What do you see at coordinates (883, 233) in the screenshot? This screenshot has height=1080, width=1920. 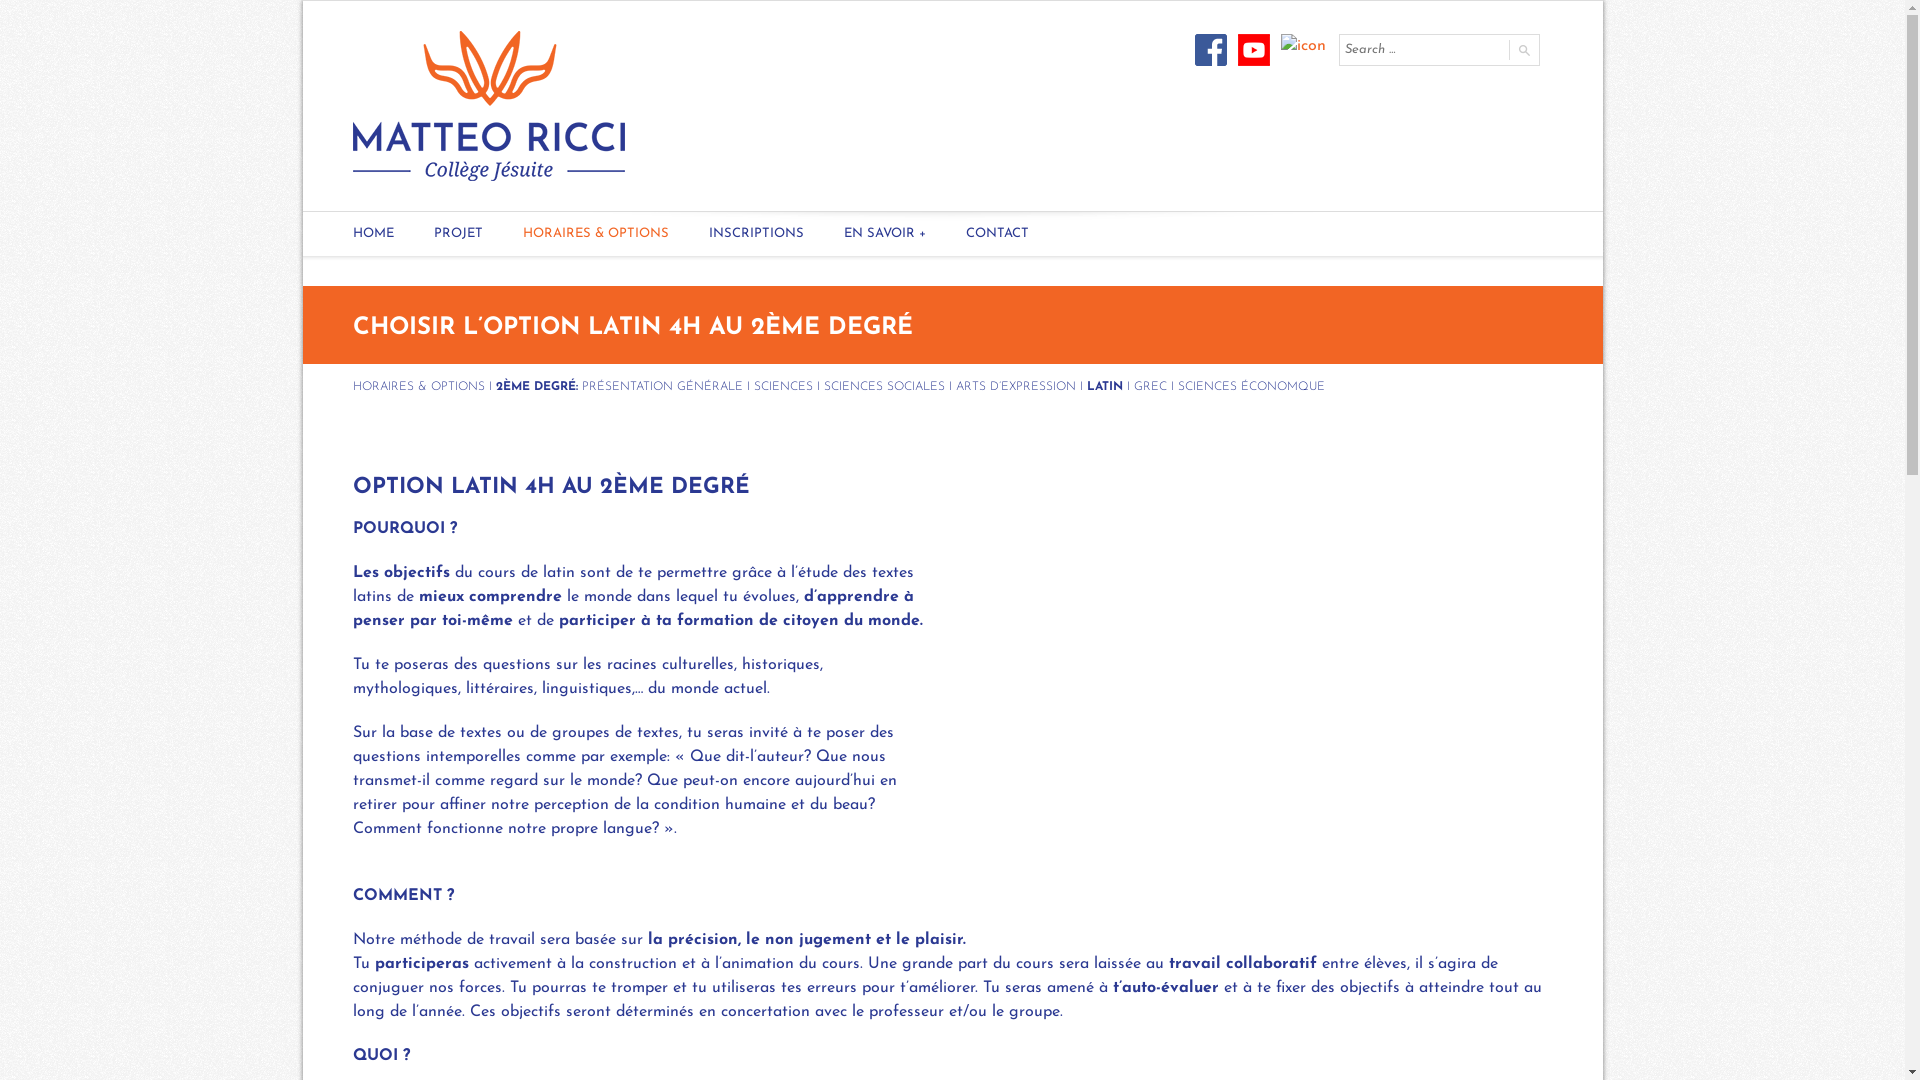 I see `'EN SAVOIR +'` at bounding box center [883, 233].